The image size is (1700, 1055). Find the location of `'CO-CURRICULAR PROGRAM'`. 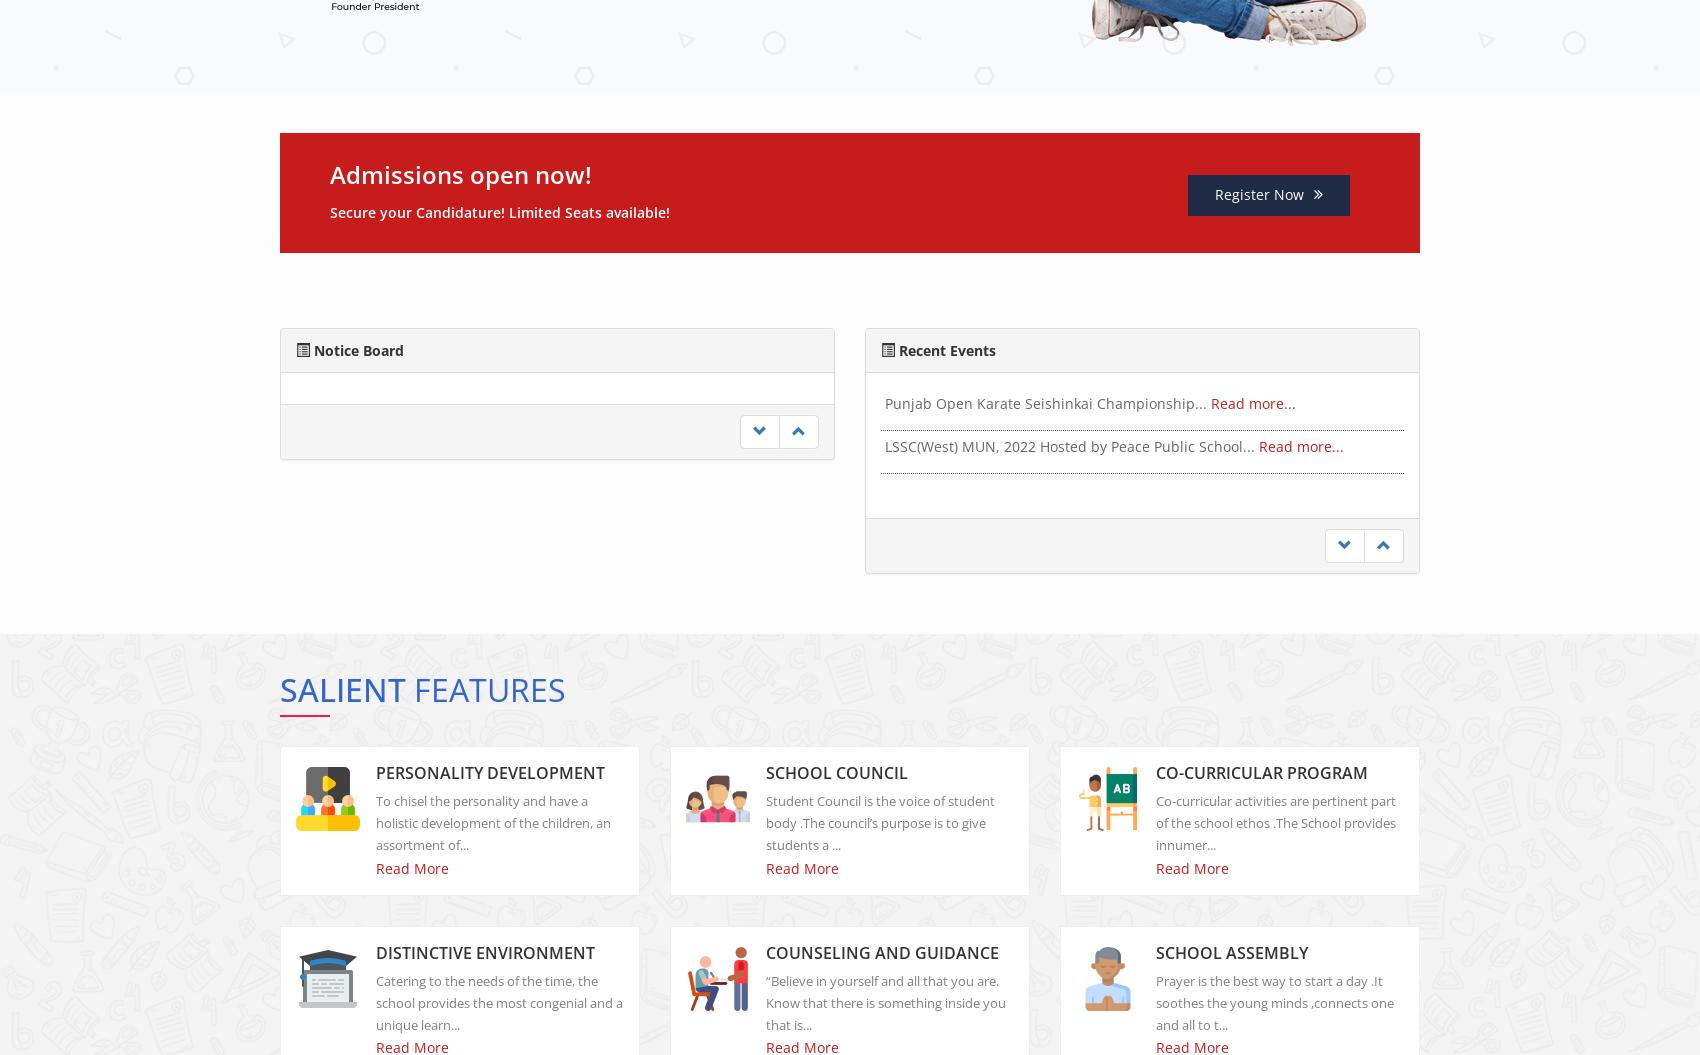

'CO-CURRICULAR PROGRAM' is located at coordinates (1261, 788).